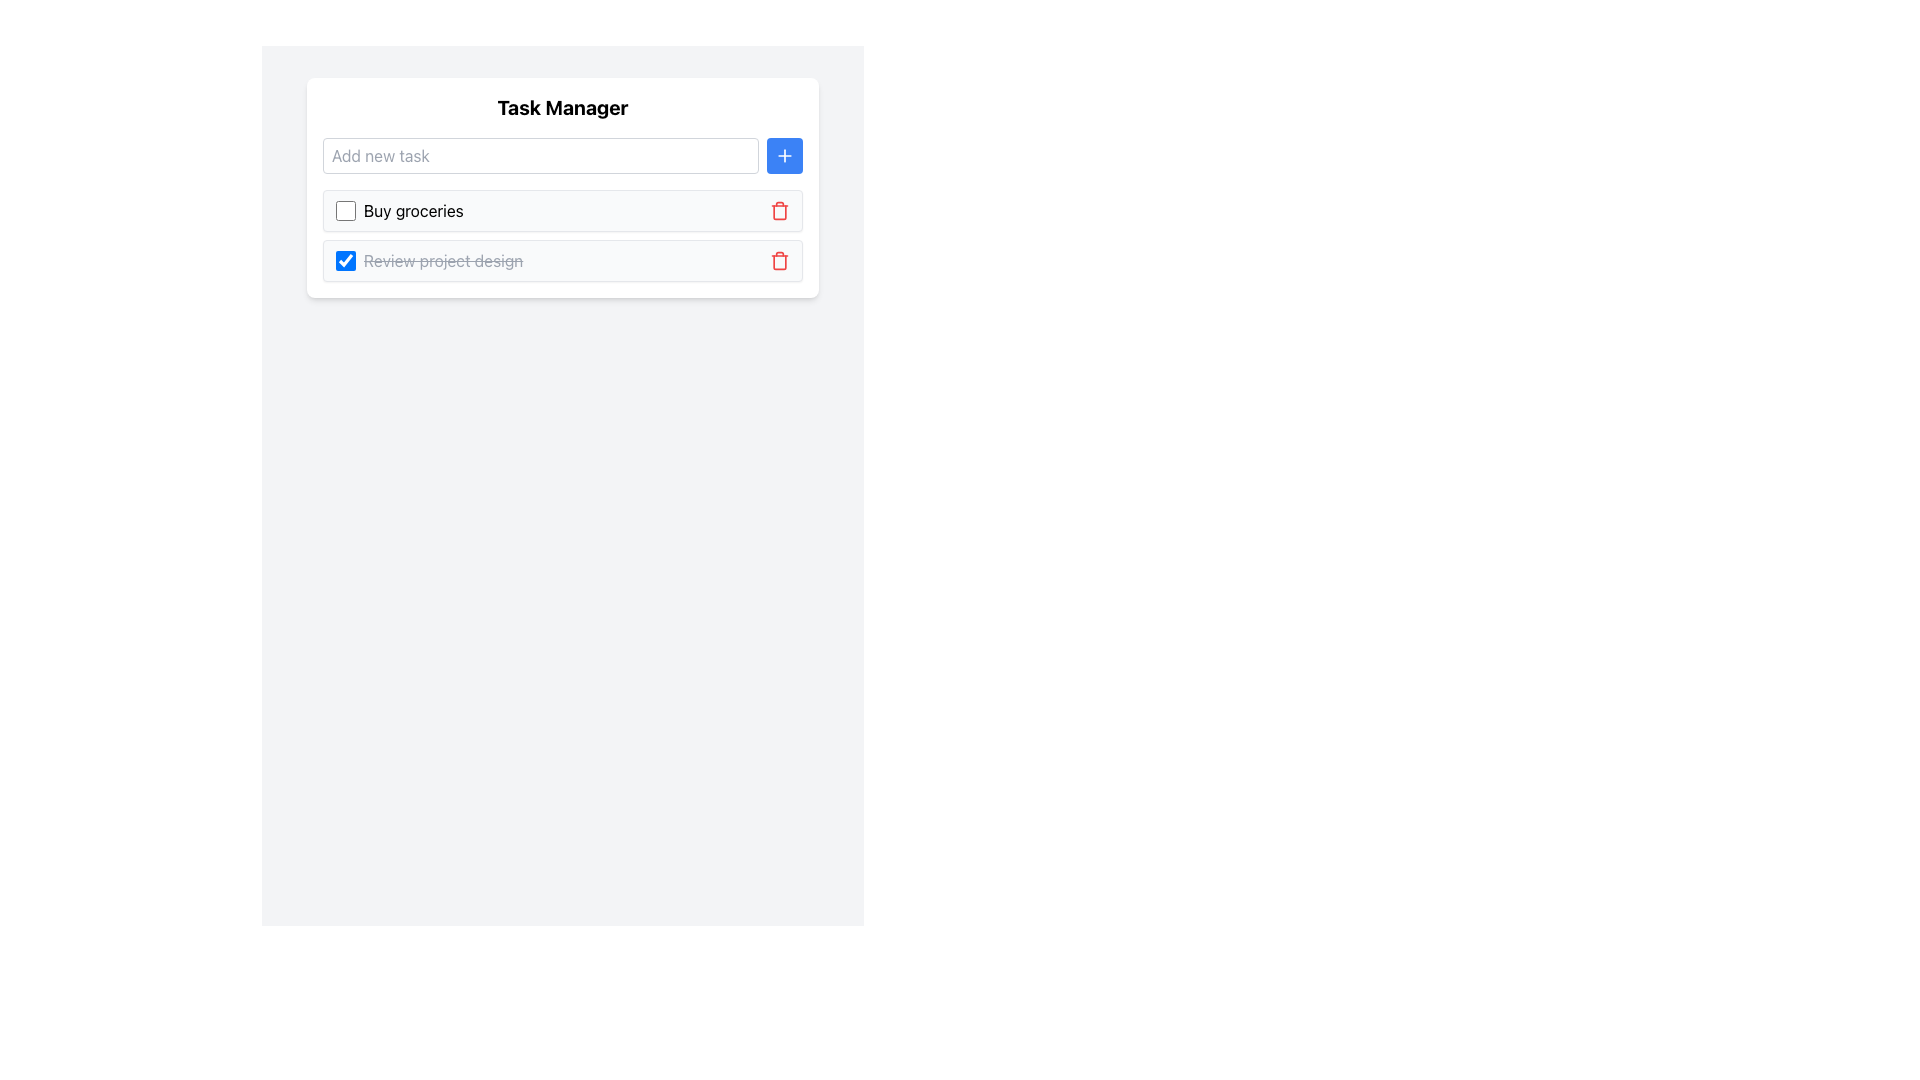 The width and height of the screenshot is (1920, 1080). Describe the element at coordinates (345, 260) in the screenshot. I see `the checkbox with a green tick mark and blue background, located to the left of 'Review project design'` at that location.